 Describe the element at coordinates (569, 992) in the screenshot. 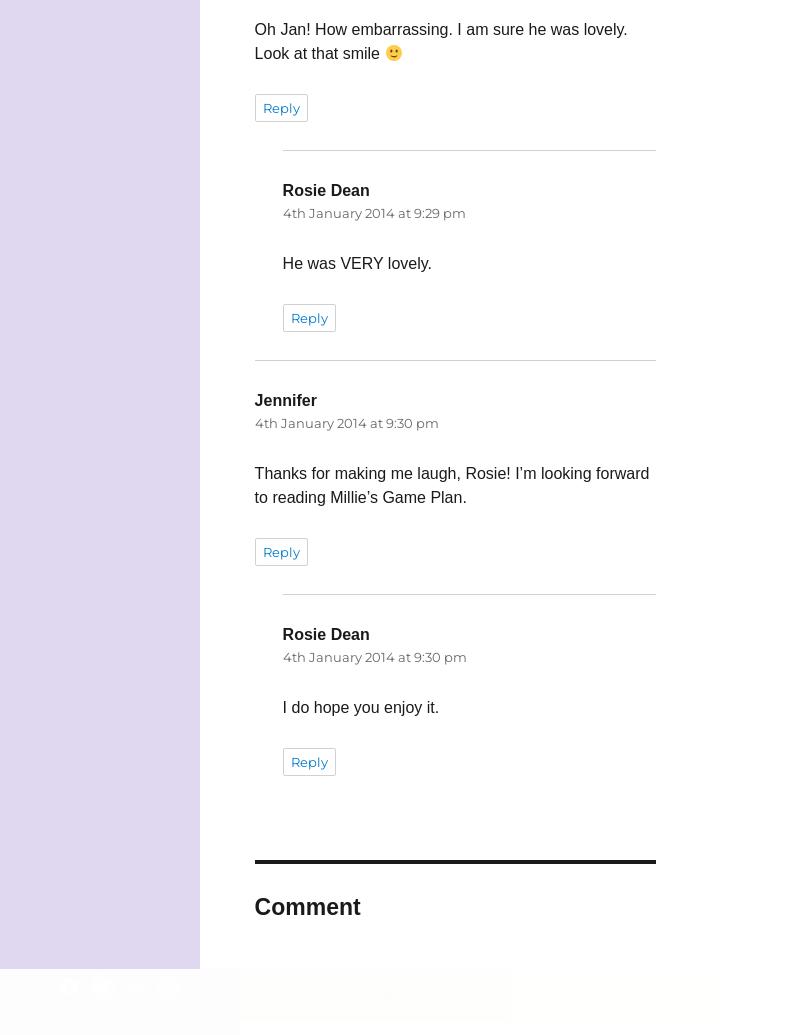

I see `'Books'` at that location.